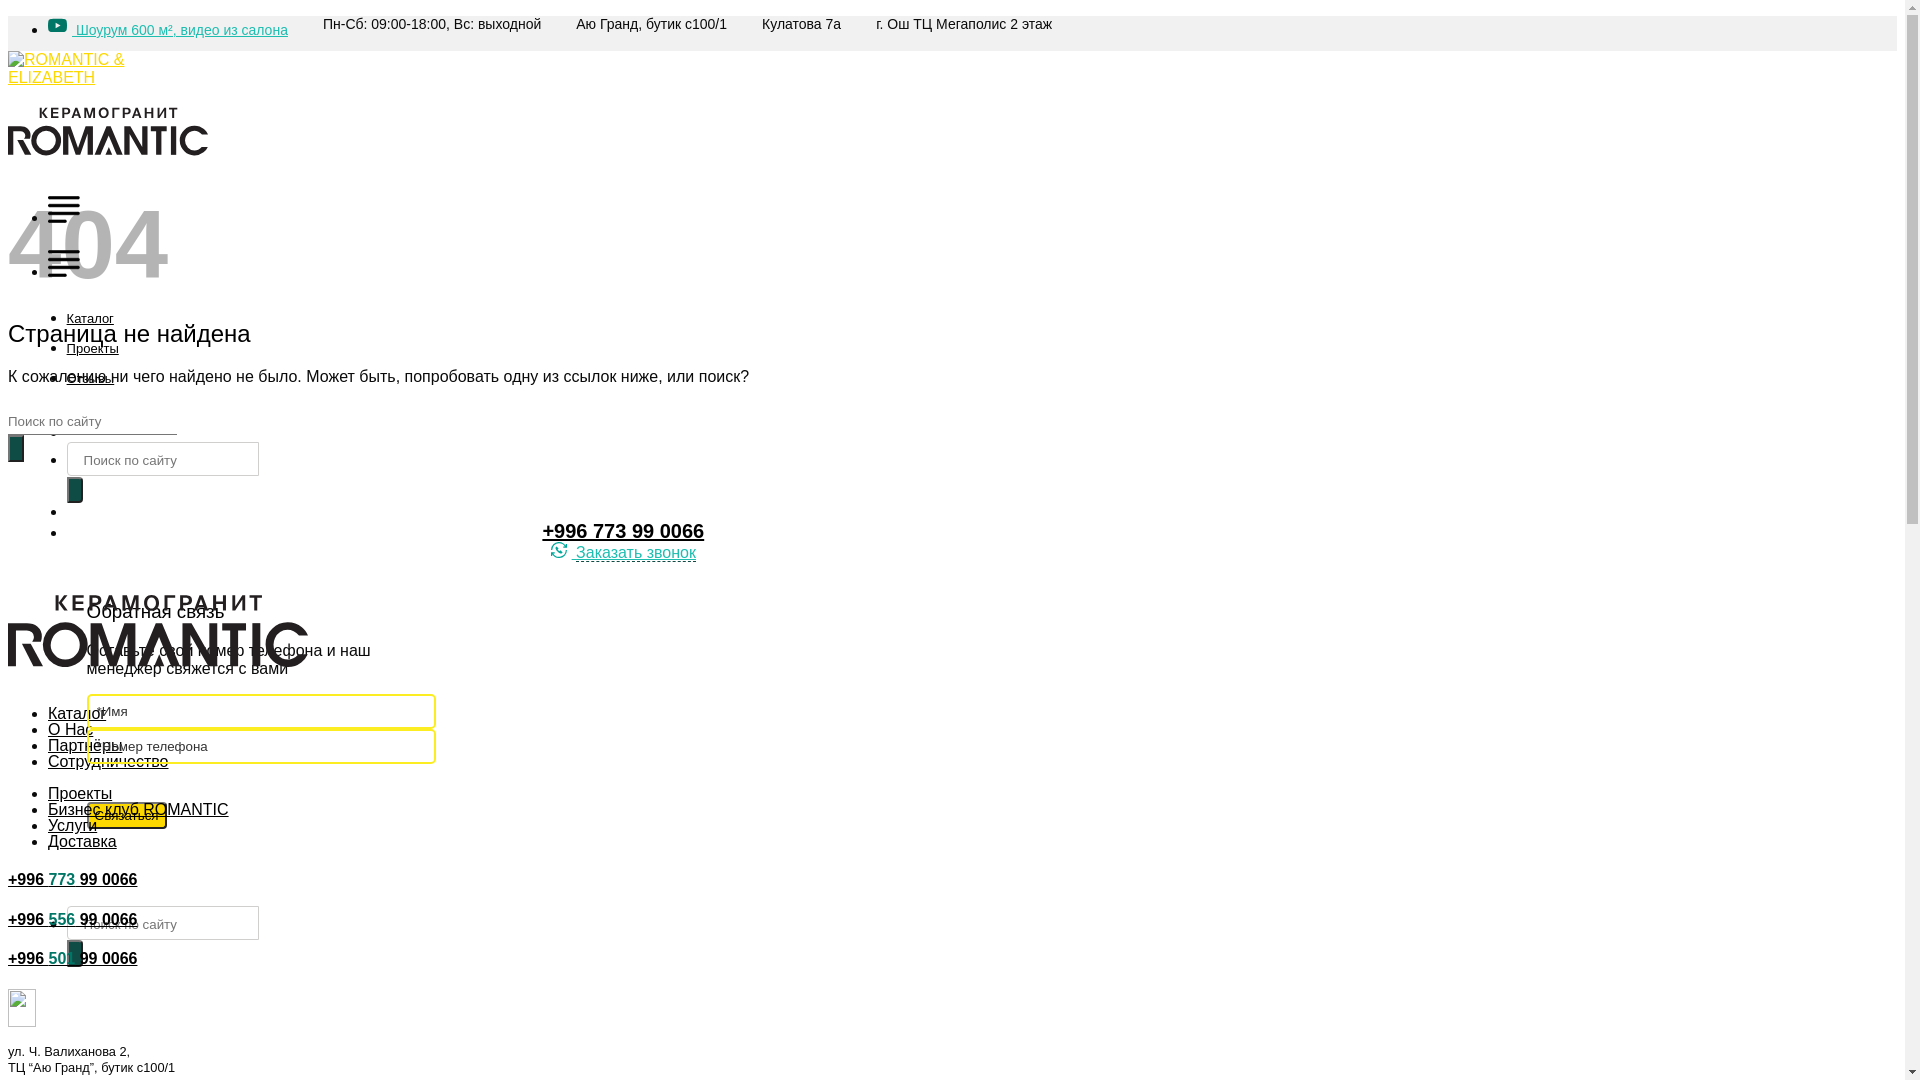 The height and width of the screenshot is (1080, 1920). Describe the element at coordinates (622, 530) in the screenshot. I see `'+996 773 99 0066'` at that location.